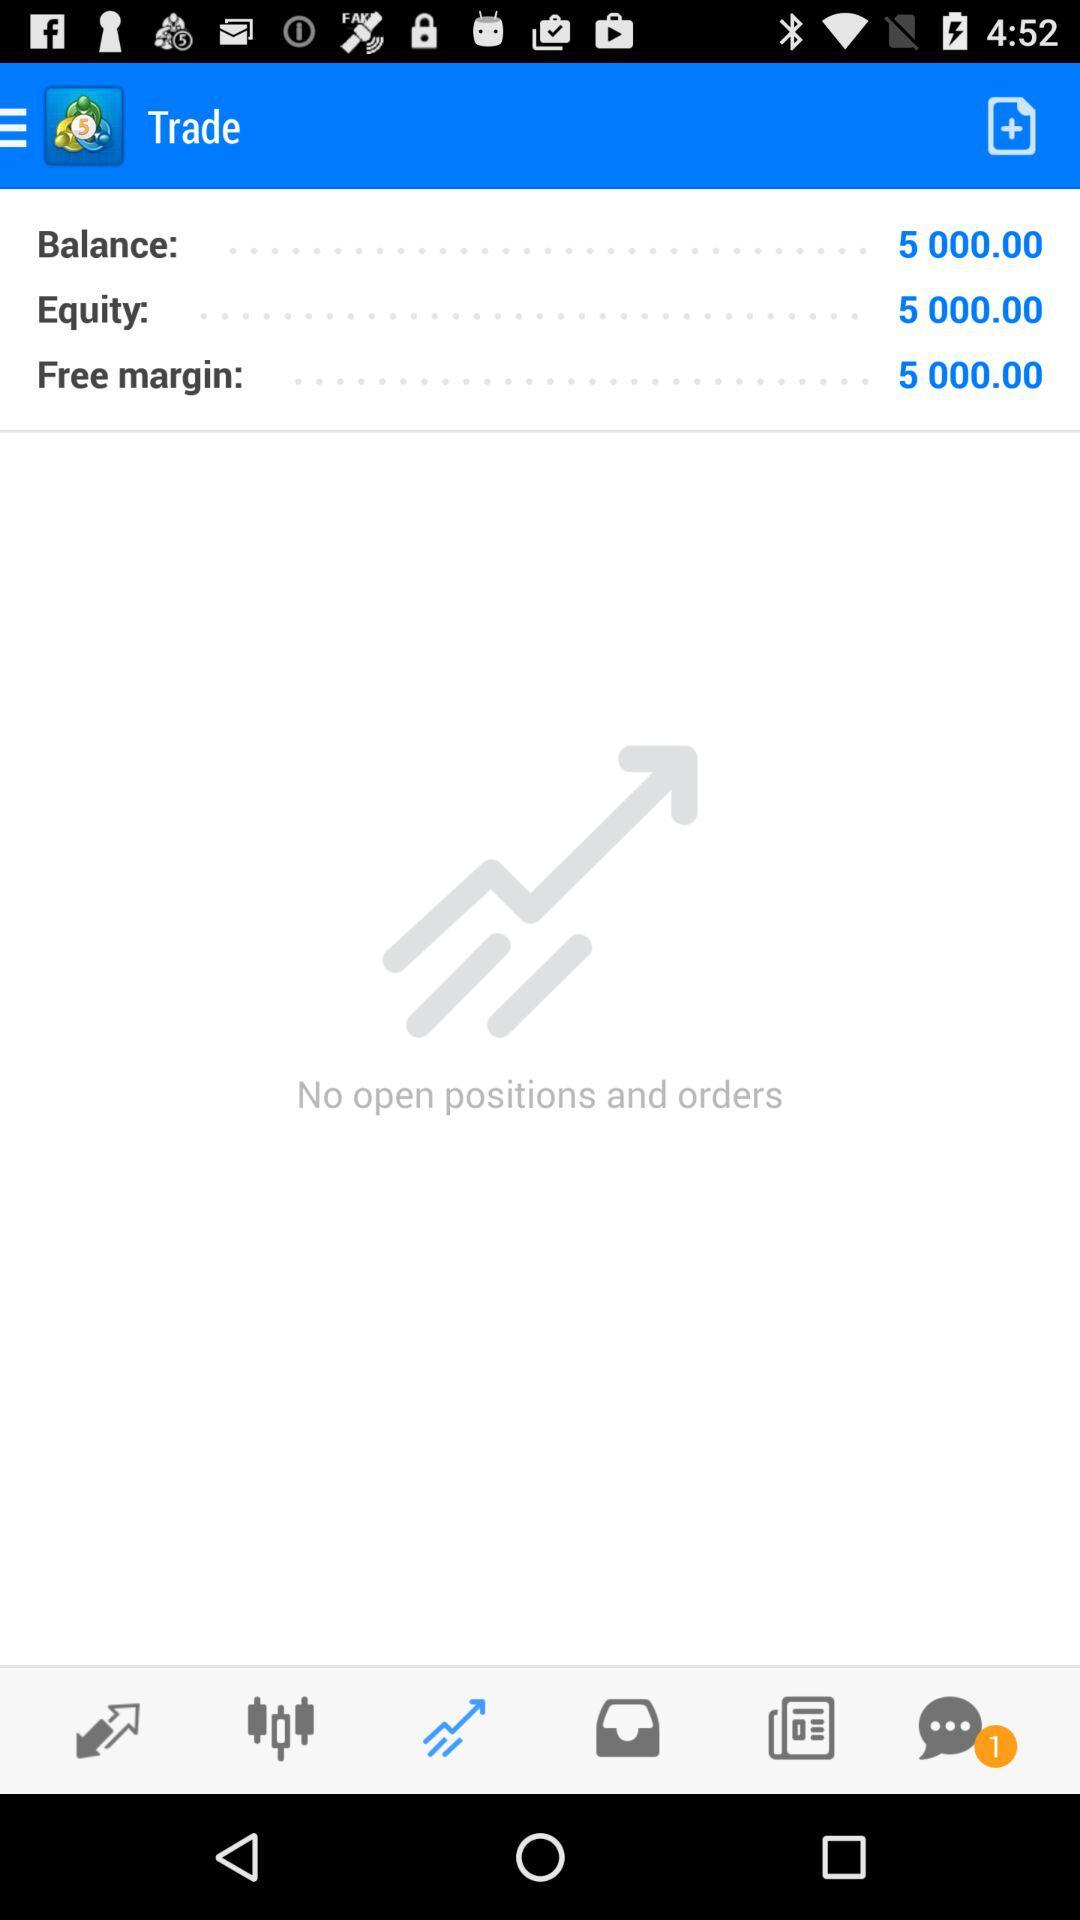 The height and width of the screenshot is (1920, 1080). I want to click on the item above free margin:, so click(92, 307).